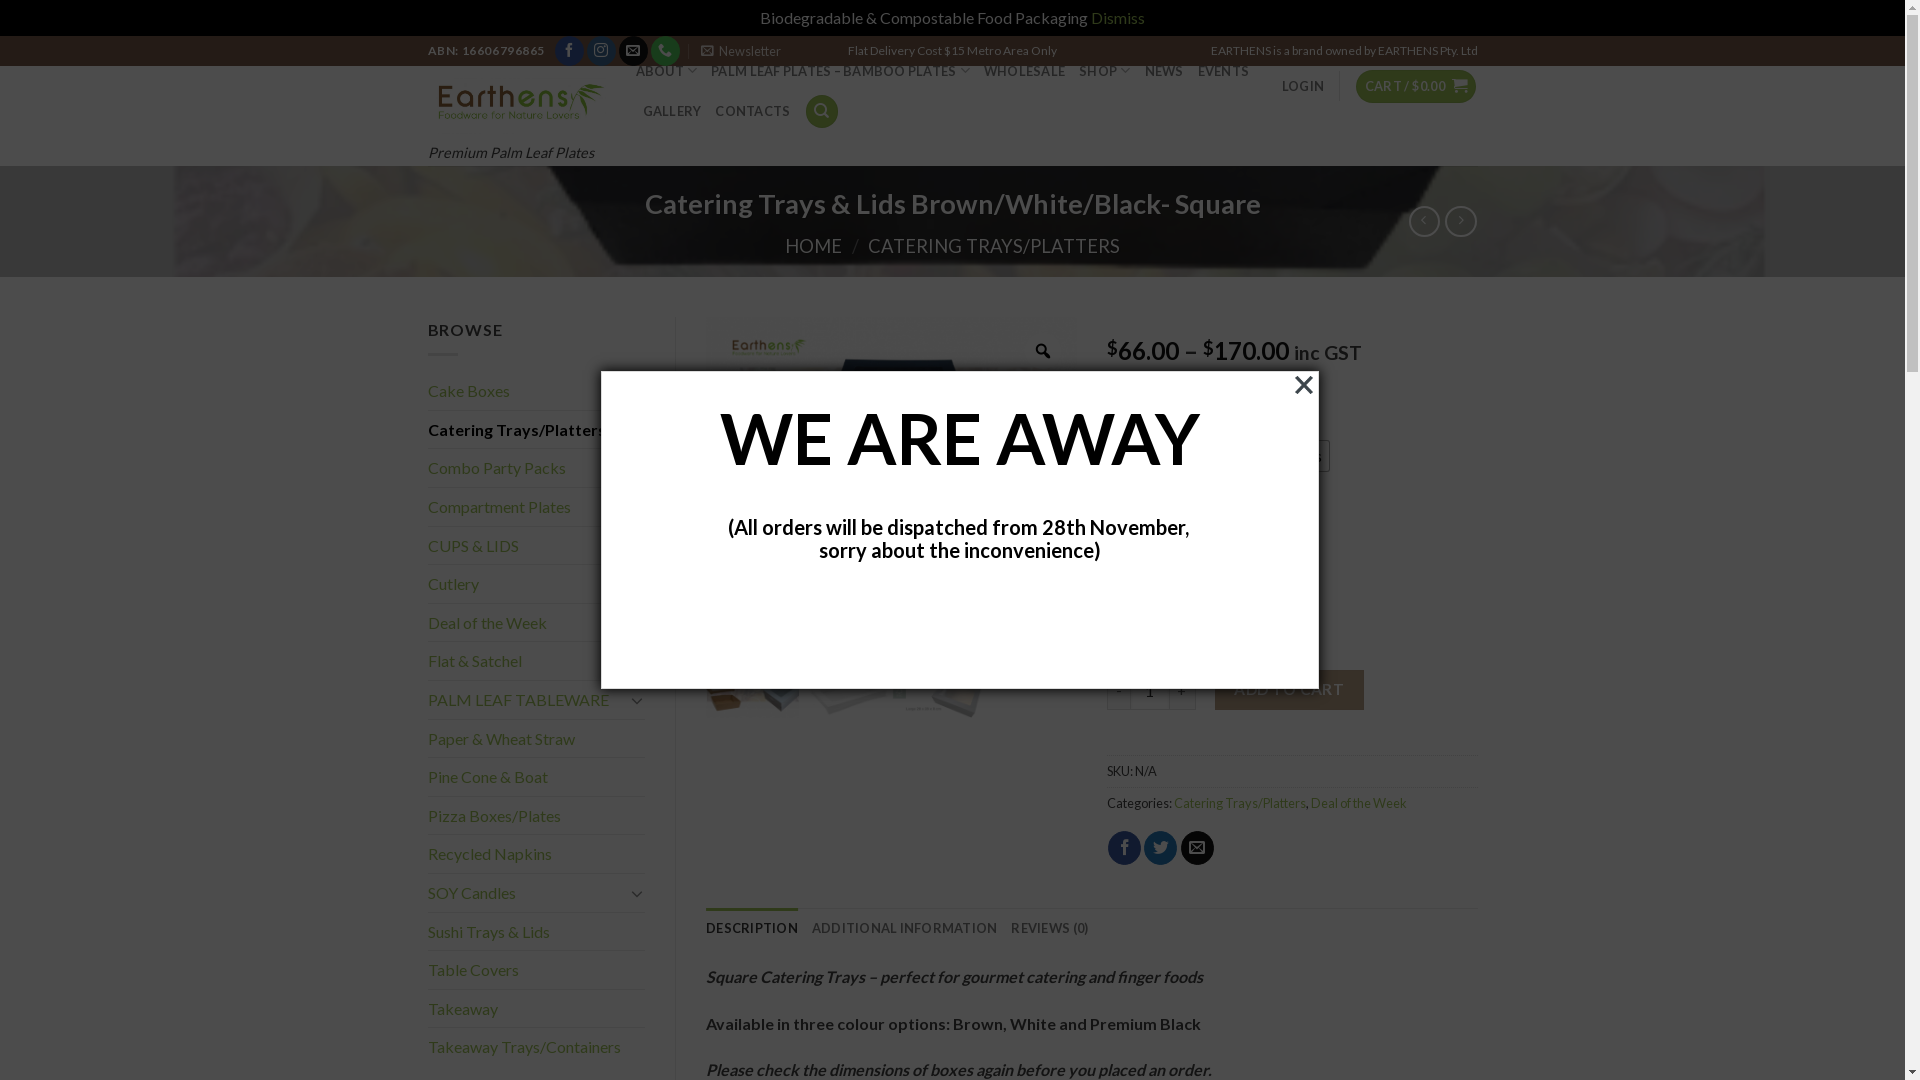  Describe the element at coordinates (537, 467) in the screenshot. I see `'Combo Party Packs'` at that location.